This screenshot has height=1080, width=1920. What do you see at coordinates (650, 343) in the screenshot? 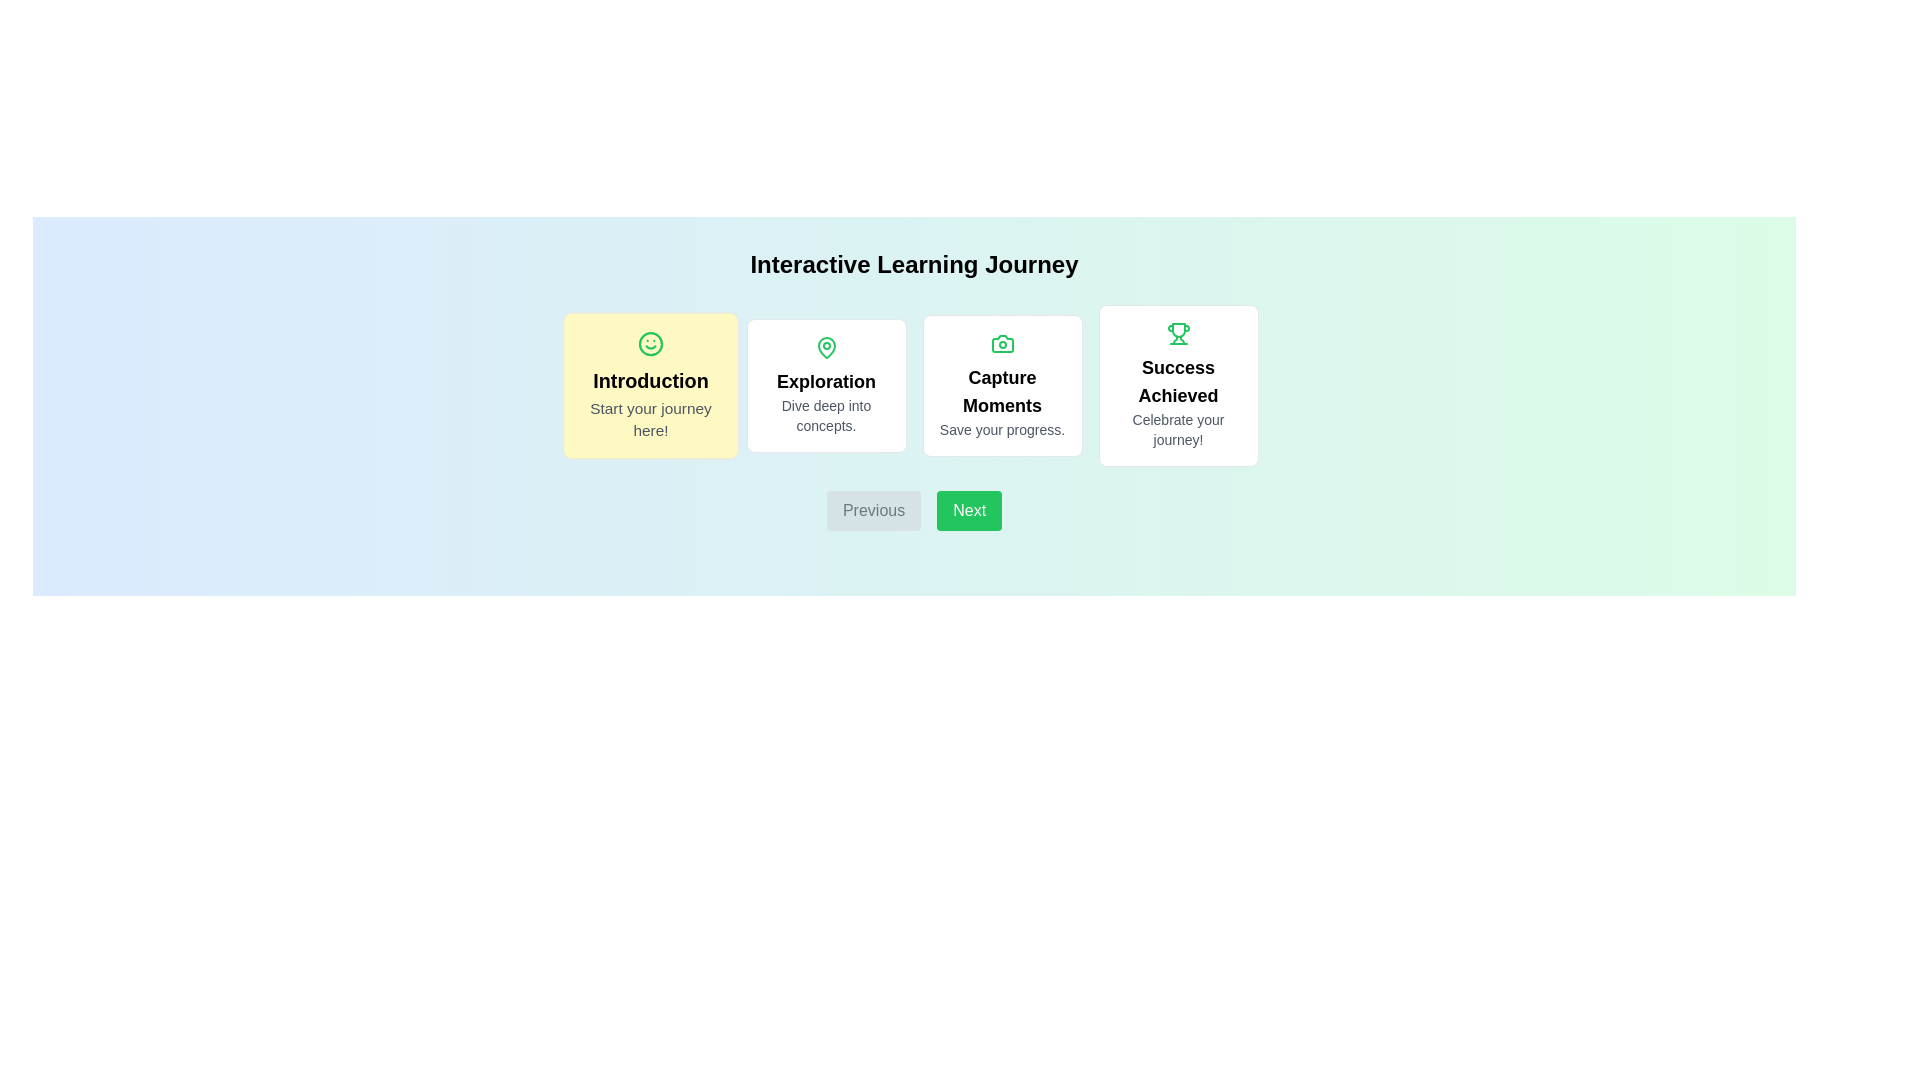
I see `the icon of the step card corresponding to Introduction` at bounding box center [650, 343].